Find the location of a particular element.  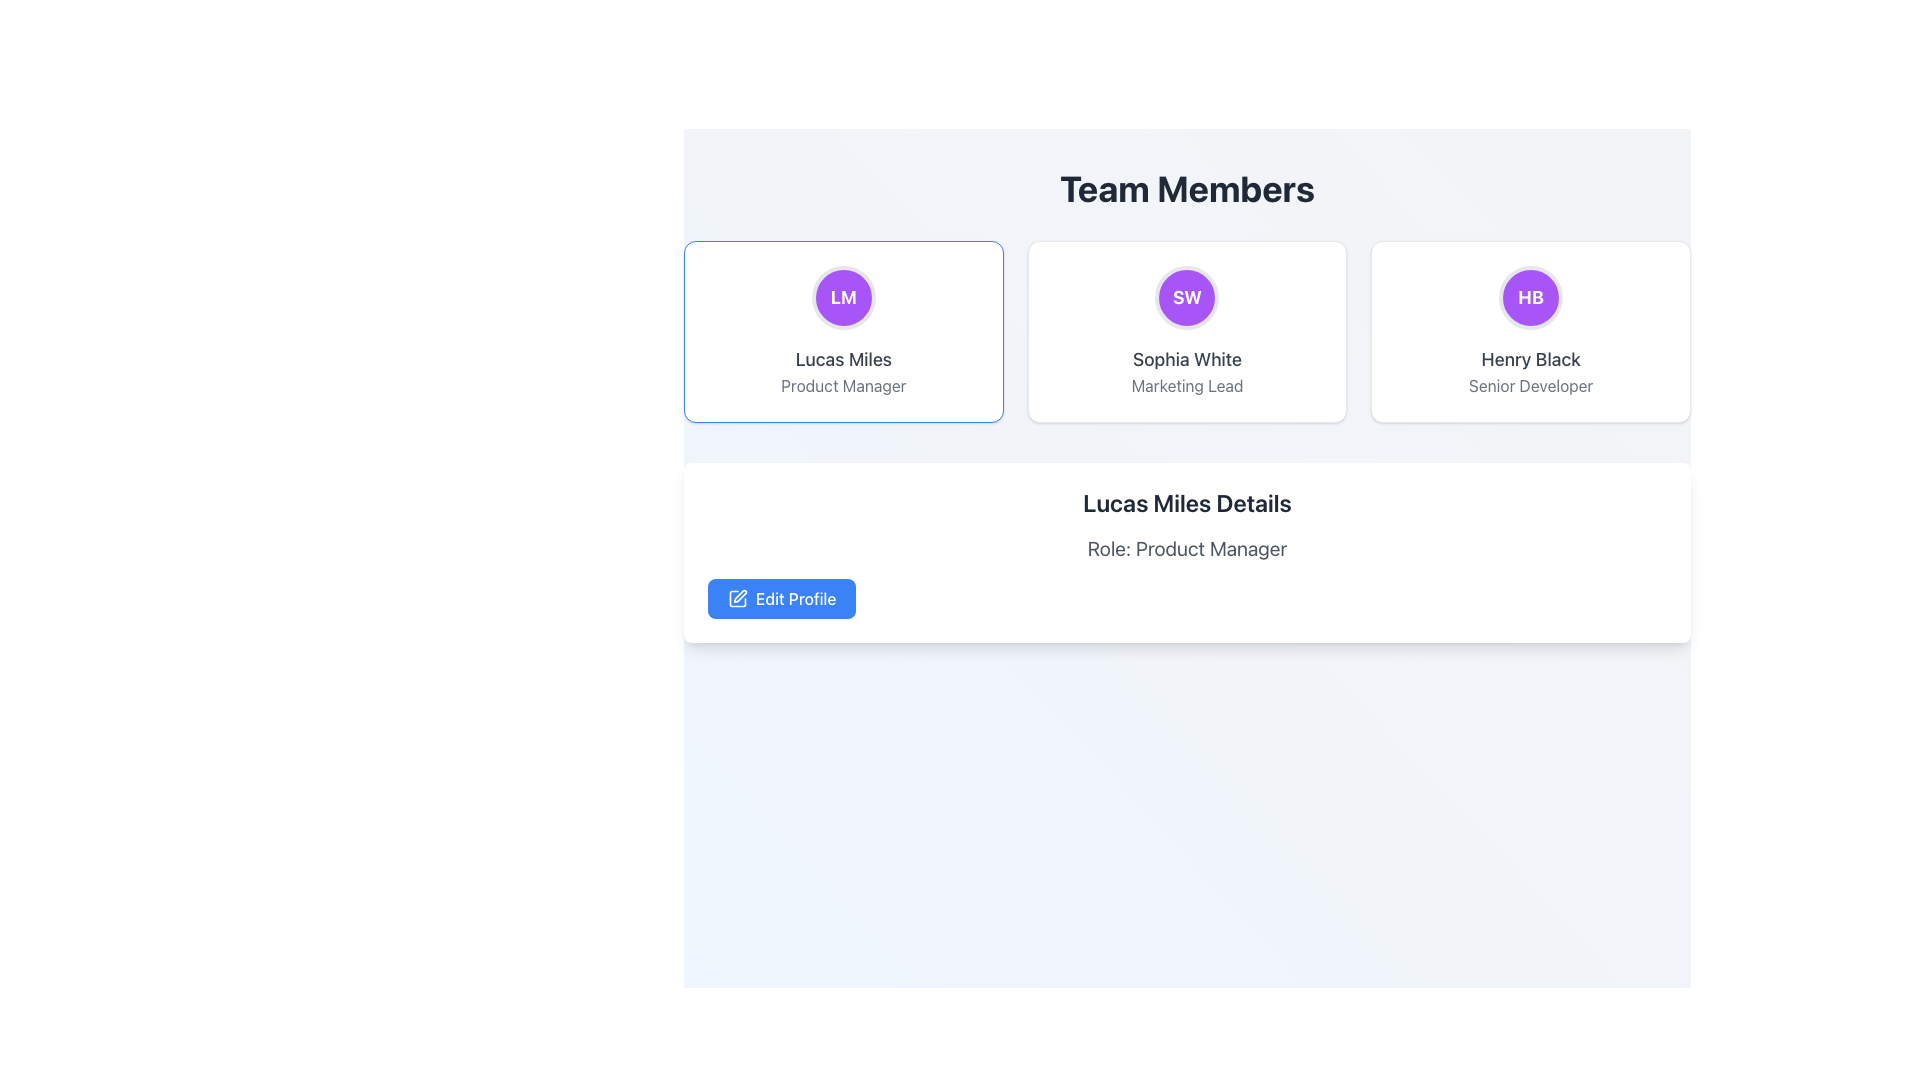

the avatar icon representing the user 'Lucas Miles' is located at coordinates (843, 297).